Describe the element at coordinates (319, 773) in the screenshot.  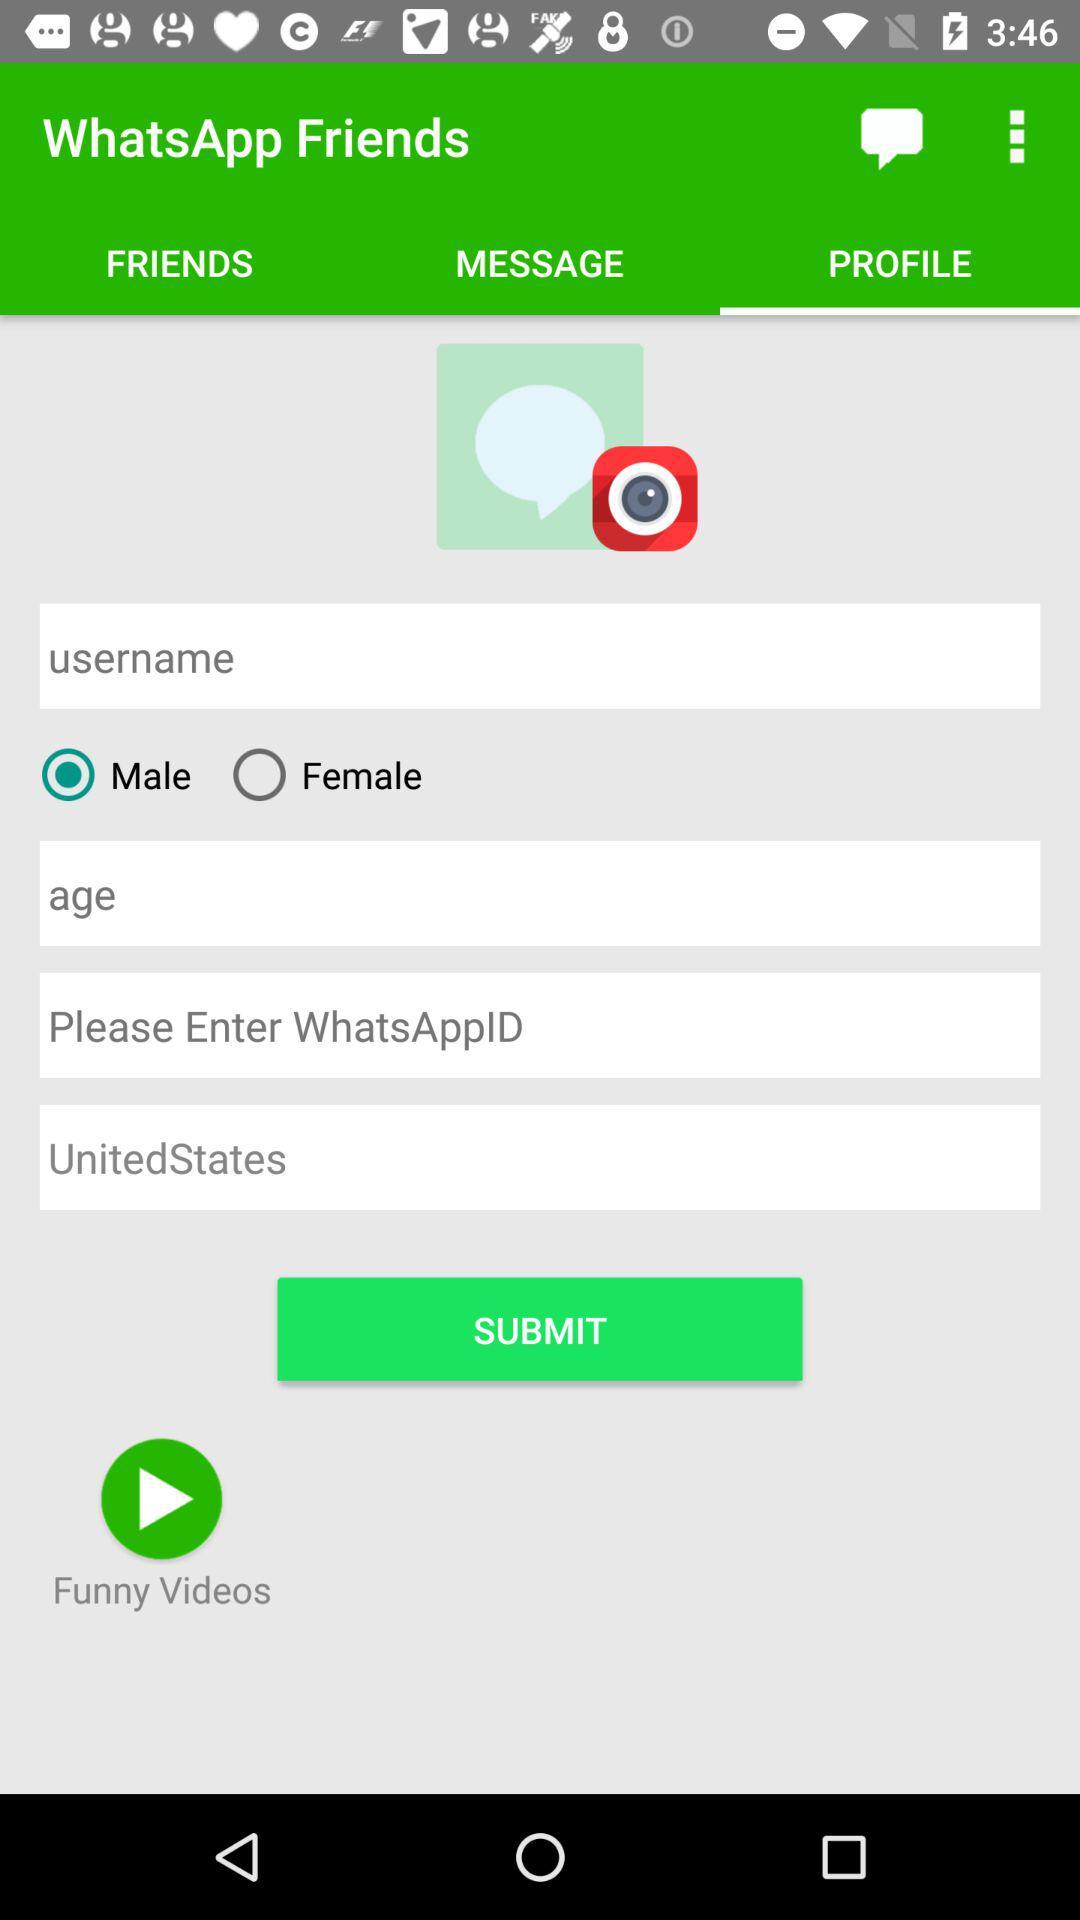
I see `the gender female` at that location.